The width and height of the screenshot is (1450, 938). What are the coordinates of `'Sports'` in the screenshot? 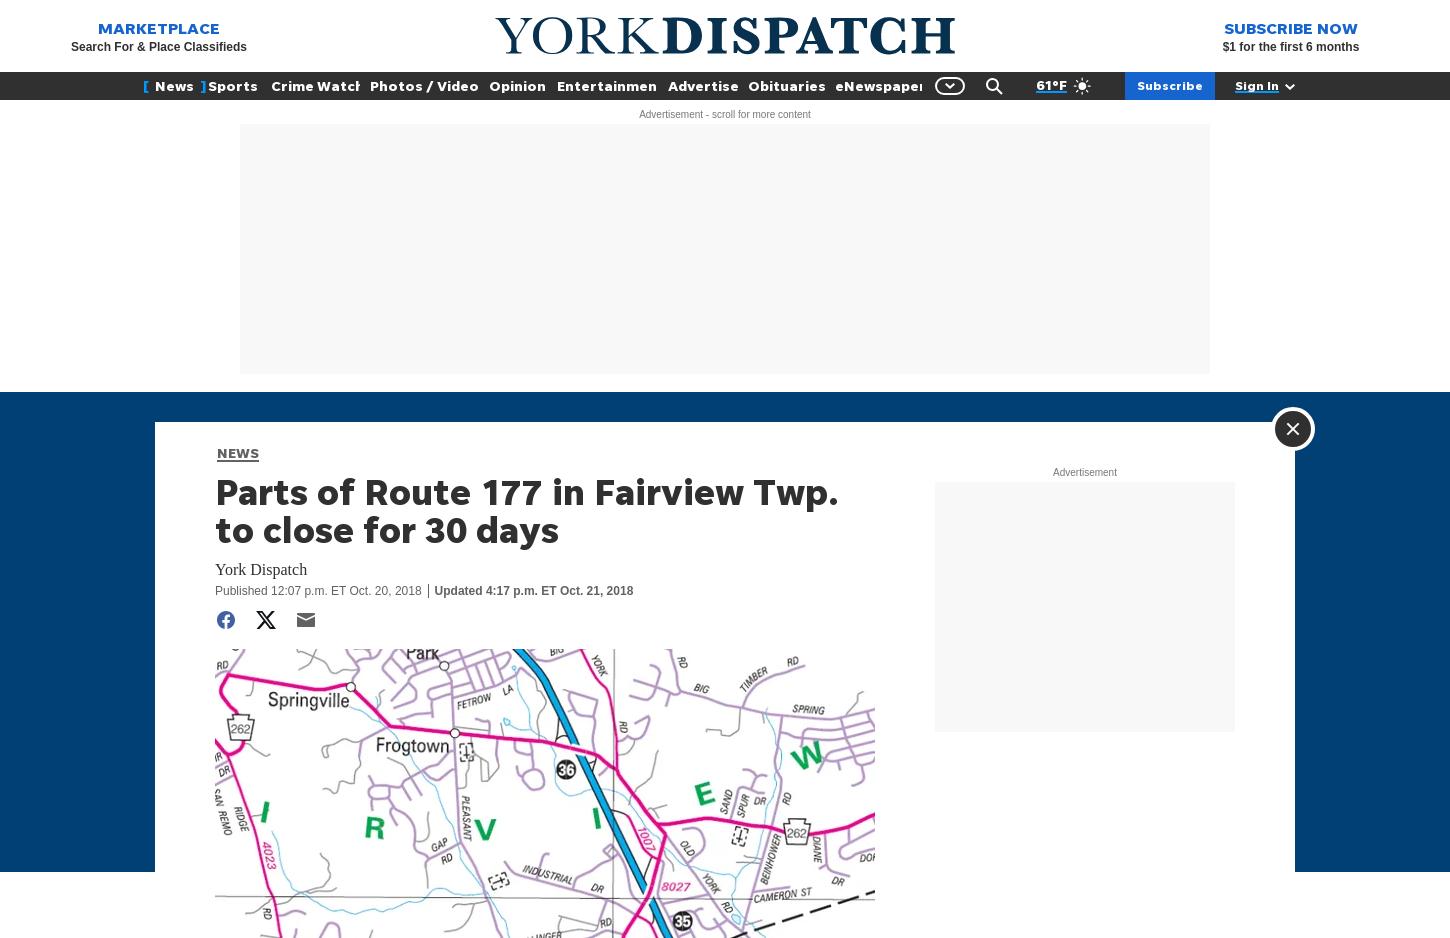 It's located at (232, 85).